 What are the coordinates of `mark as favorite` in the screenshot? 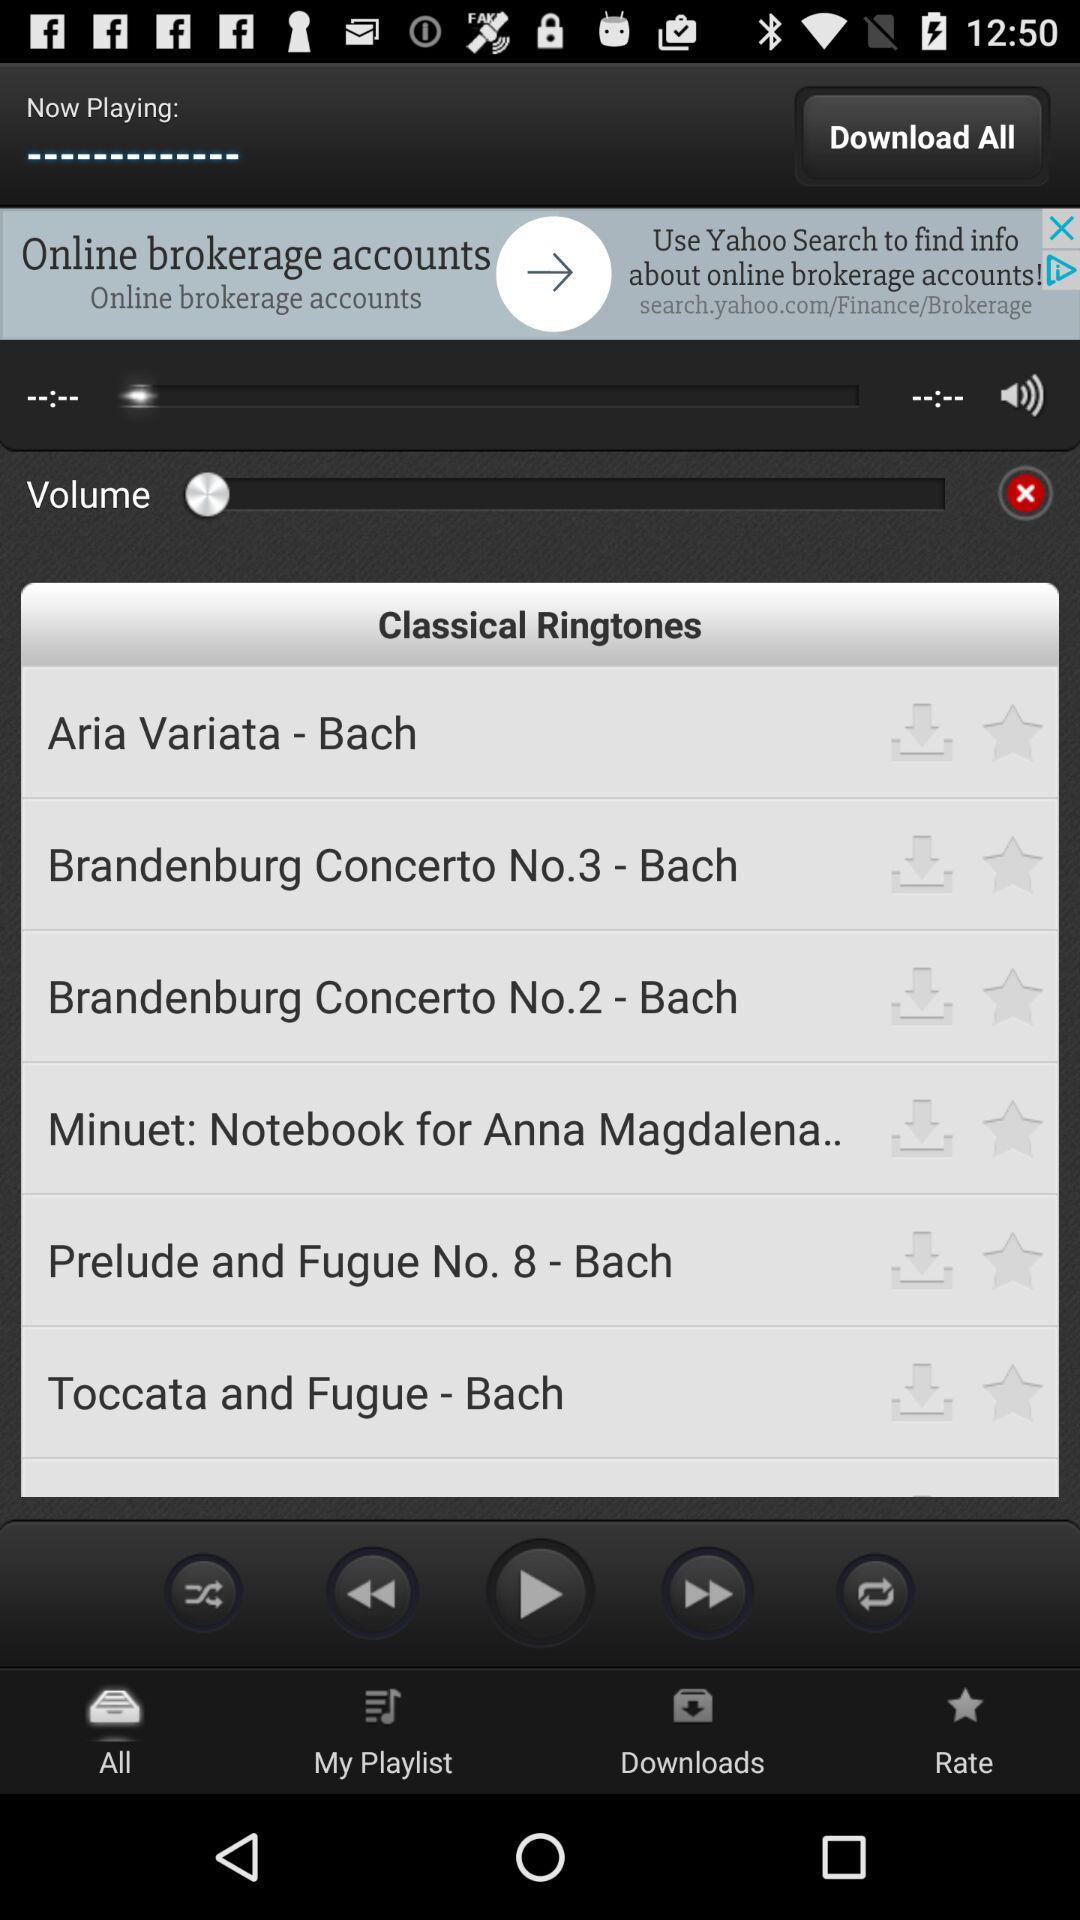 It's located at (1013, 863).